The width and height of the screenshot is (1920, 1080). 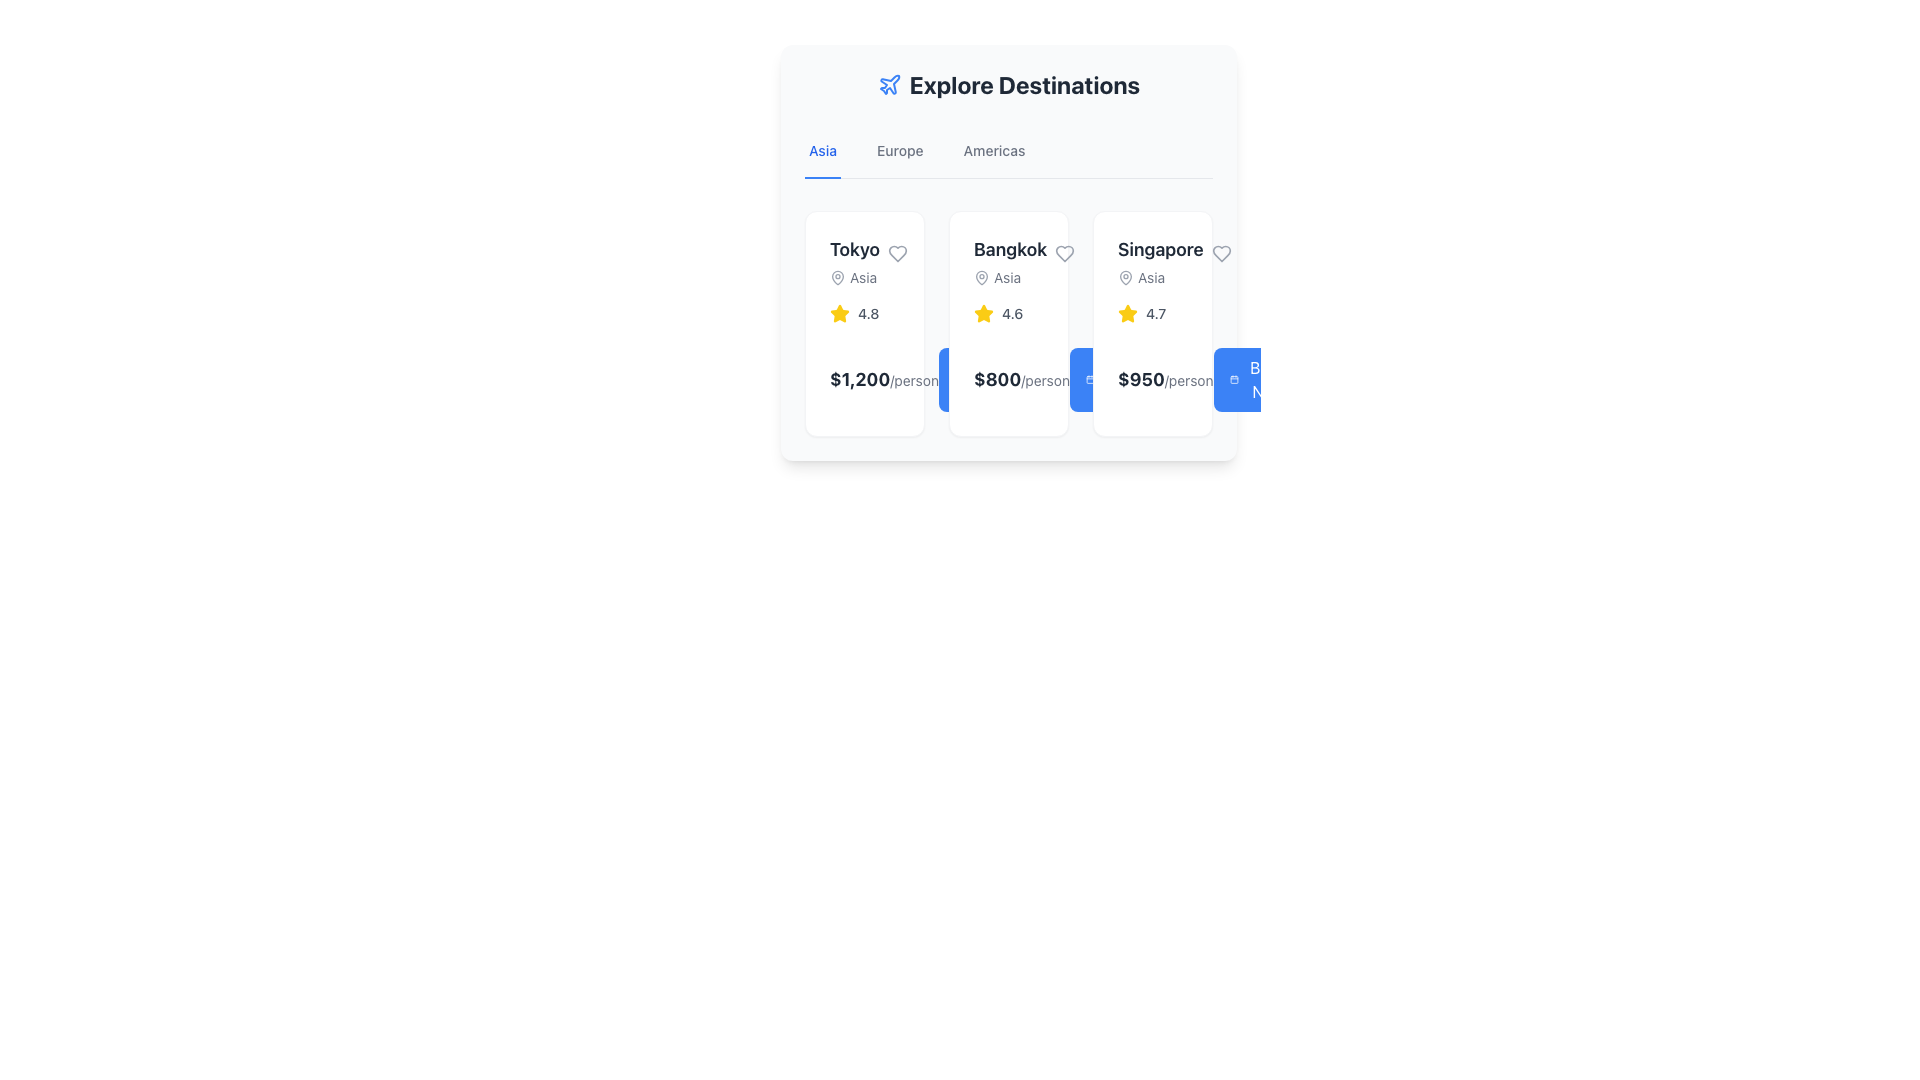 I want to click on the label that indicates the price is per person, located immediately to the right of '$950' in the third card of the 'Asia' section for 'Singapore', so click(x=1189, y=380).